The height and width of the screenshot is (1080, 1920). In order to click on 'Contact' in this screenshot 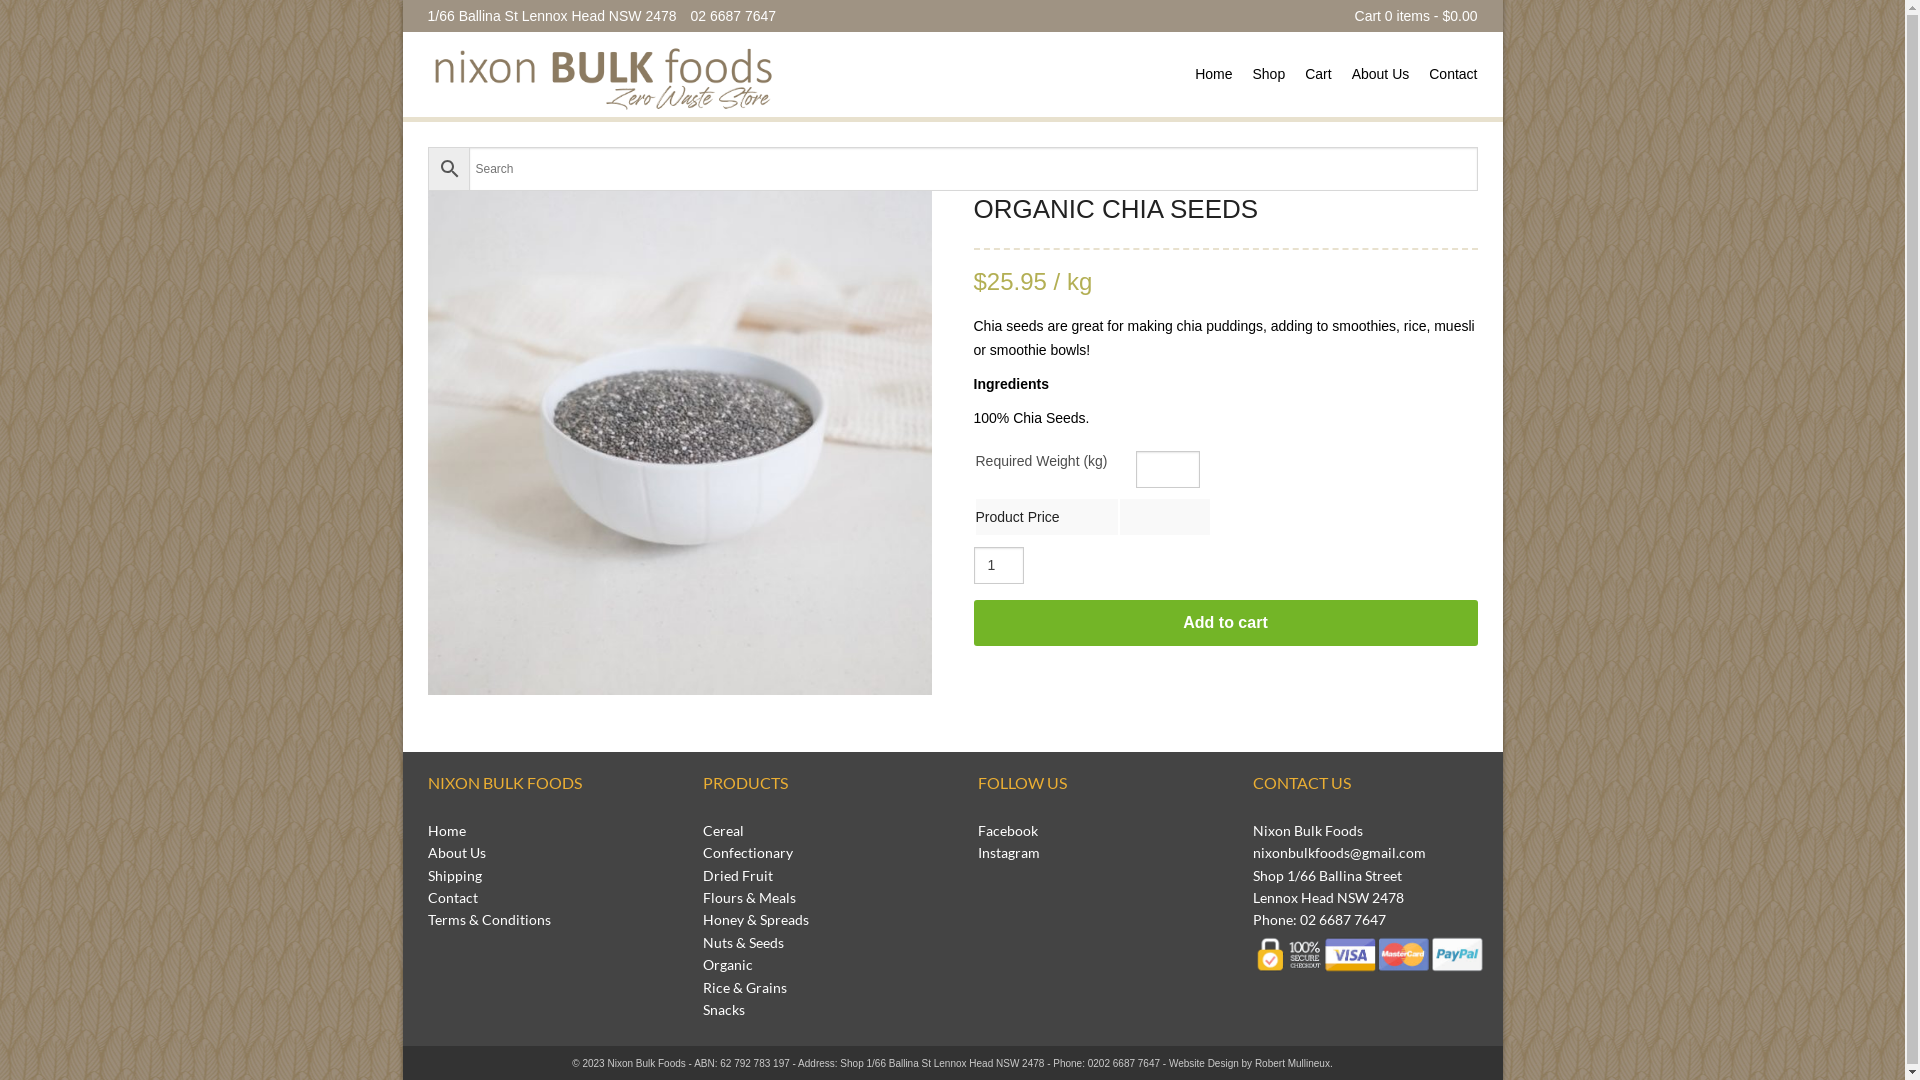, I will do `click(451, 896)`.